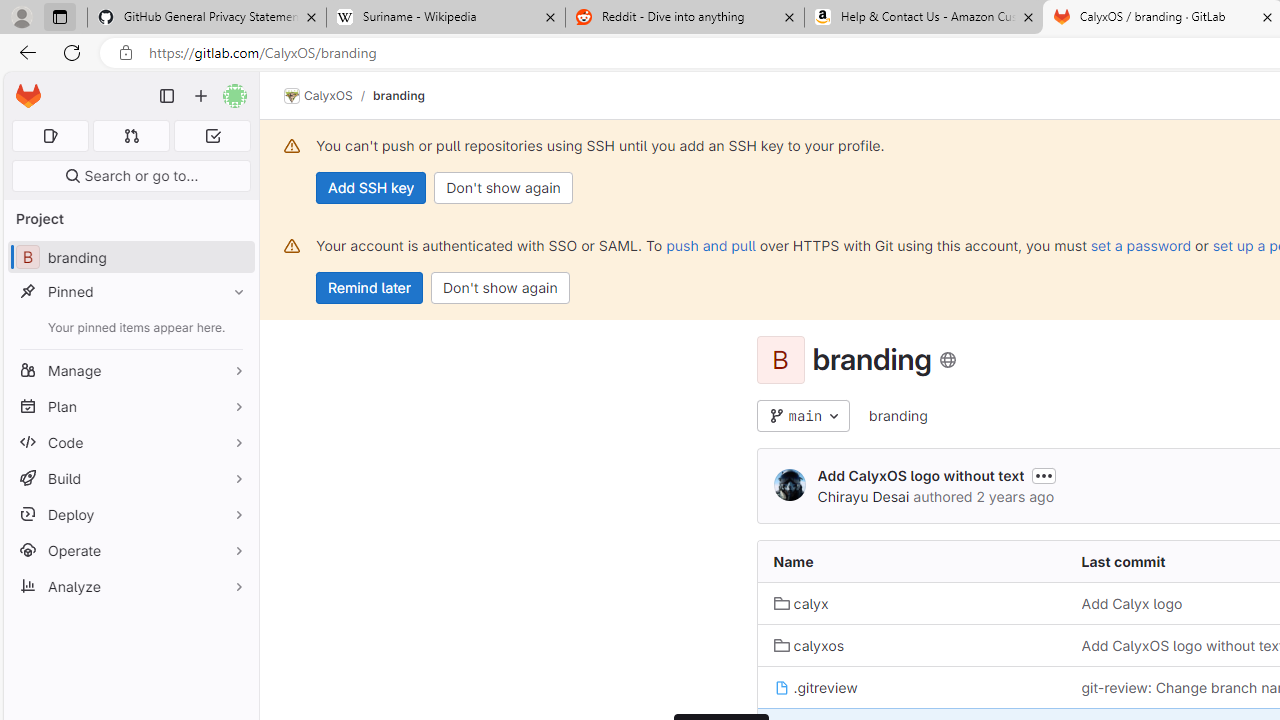 This screenshot has height=720, width=1280. Describe the element at coordinates (201, 96) in the screenshot. I see `'Create new...'` at that location.